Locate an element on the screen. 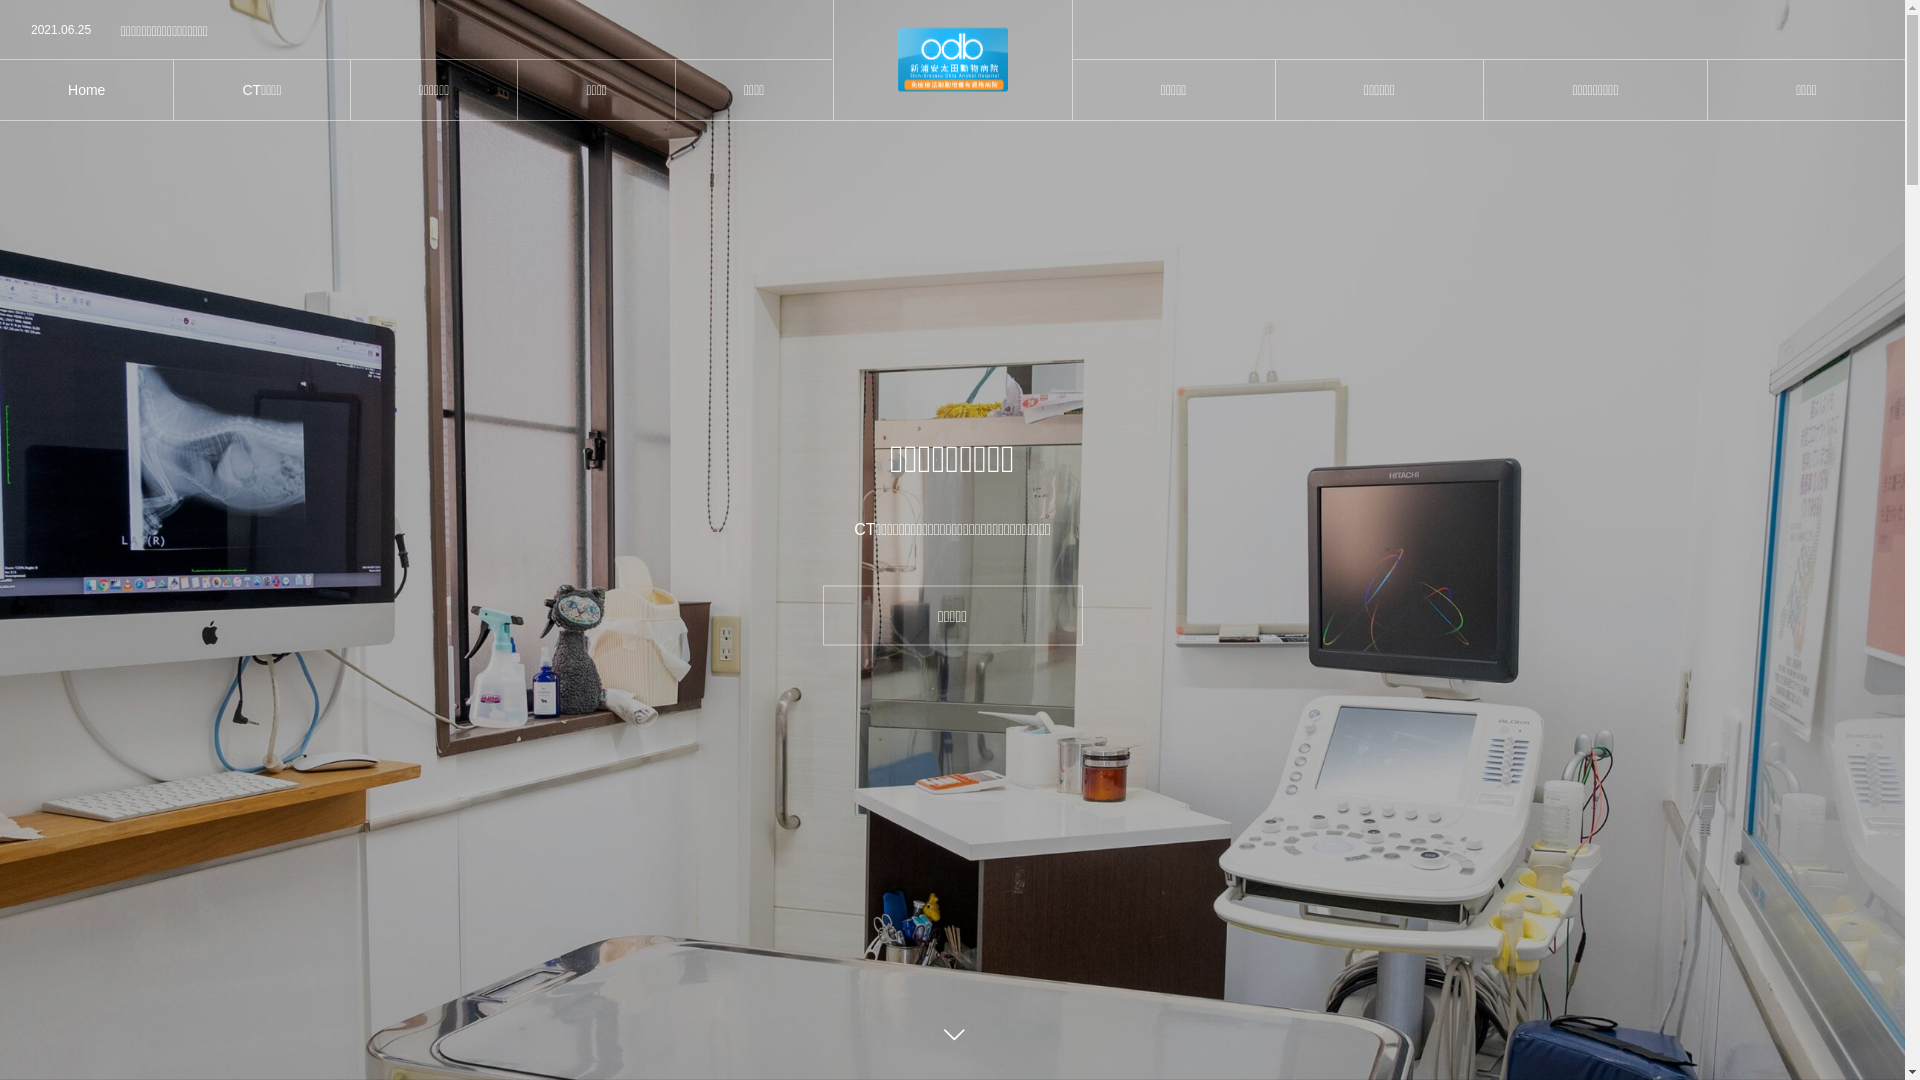 The height and width of the screenshot is (1080, 1920). 'Home' is located at coordinates (85, 88).